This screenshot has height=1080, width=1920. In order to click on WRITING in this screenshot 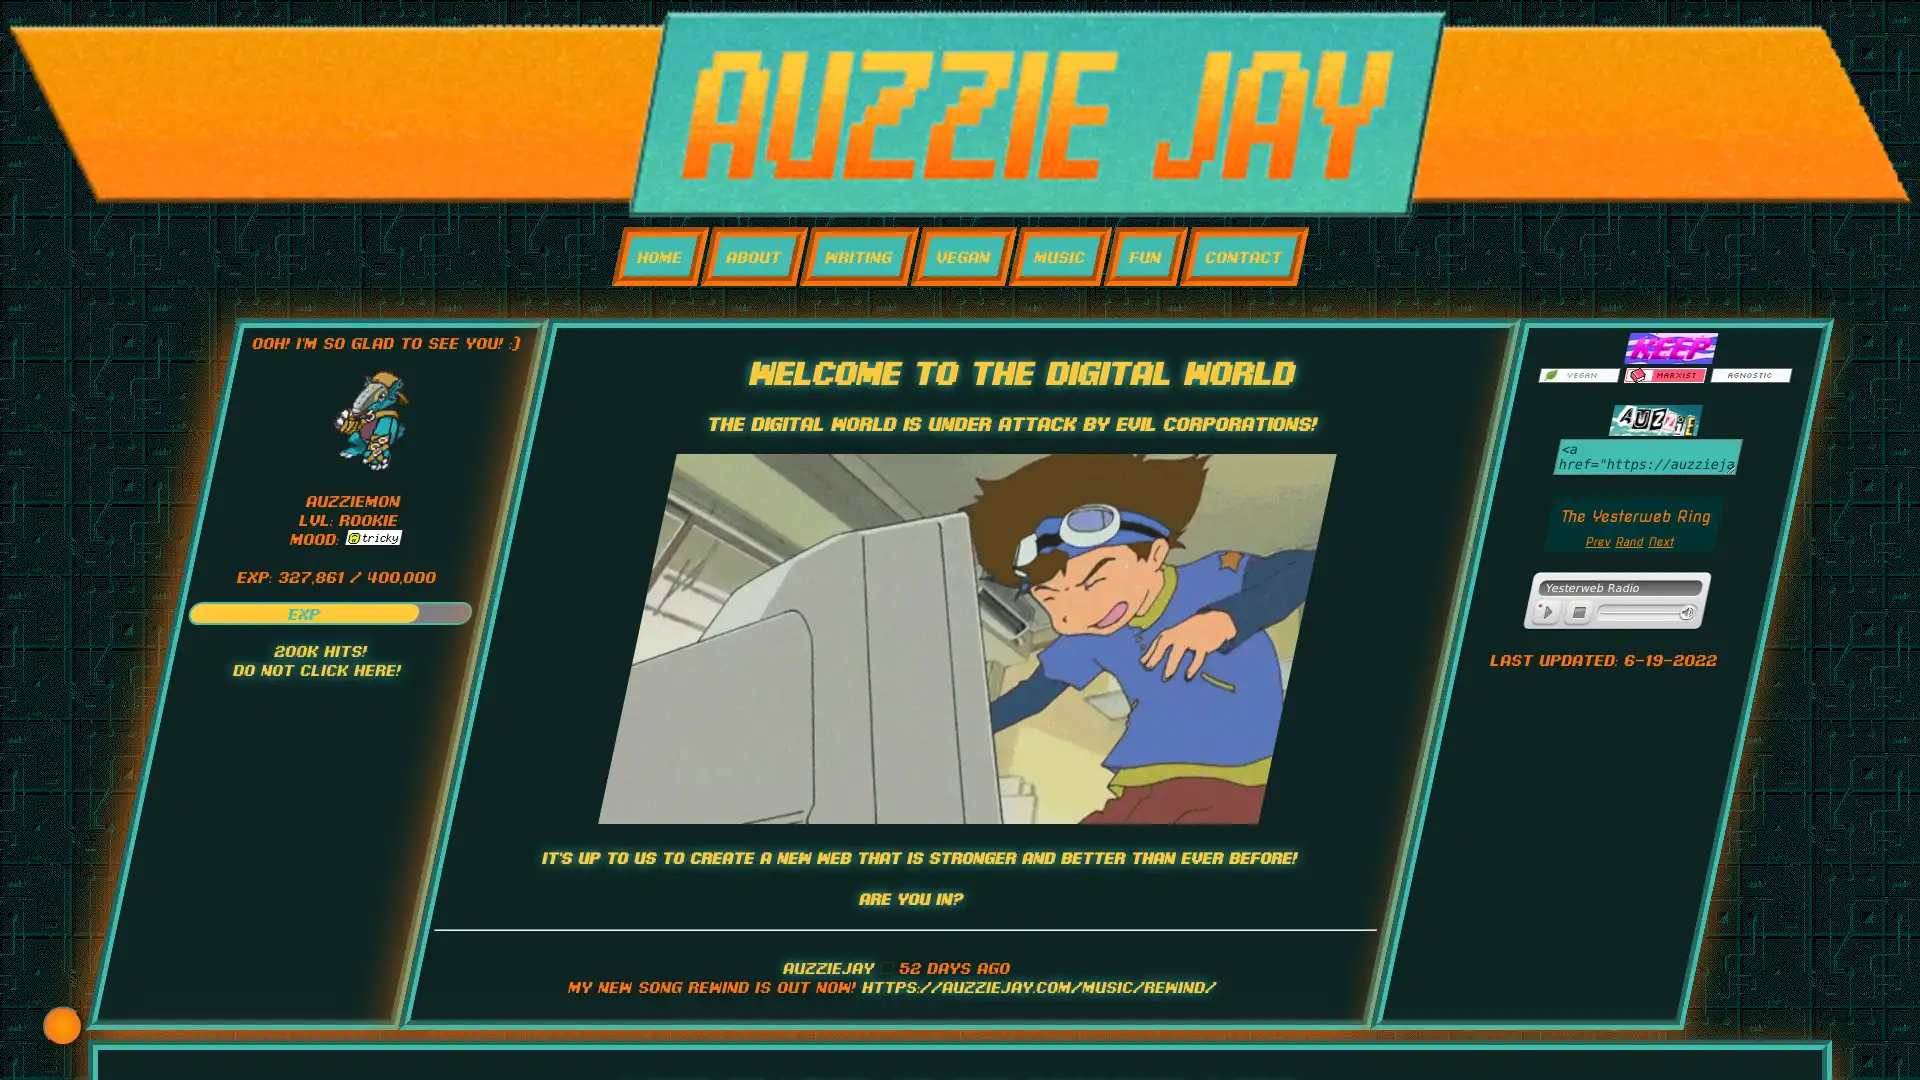, I will do `click(858, 255)`.